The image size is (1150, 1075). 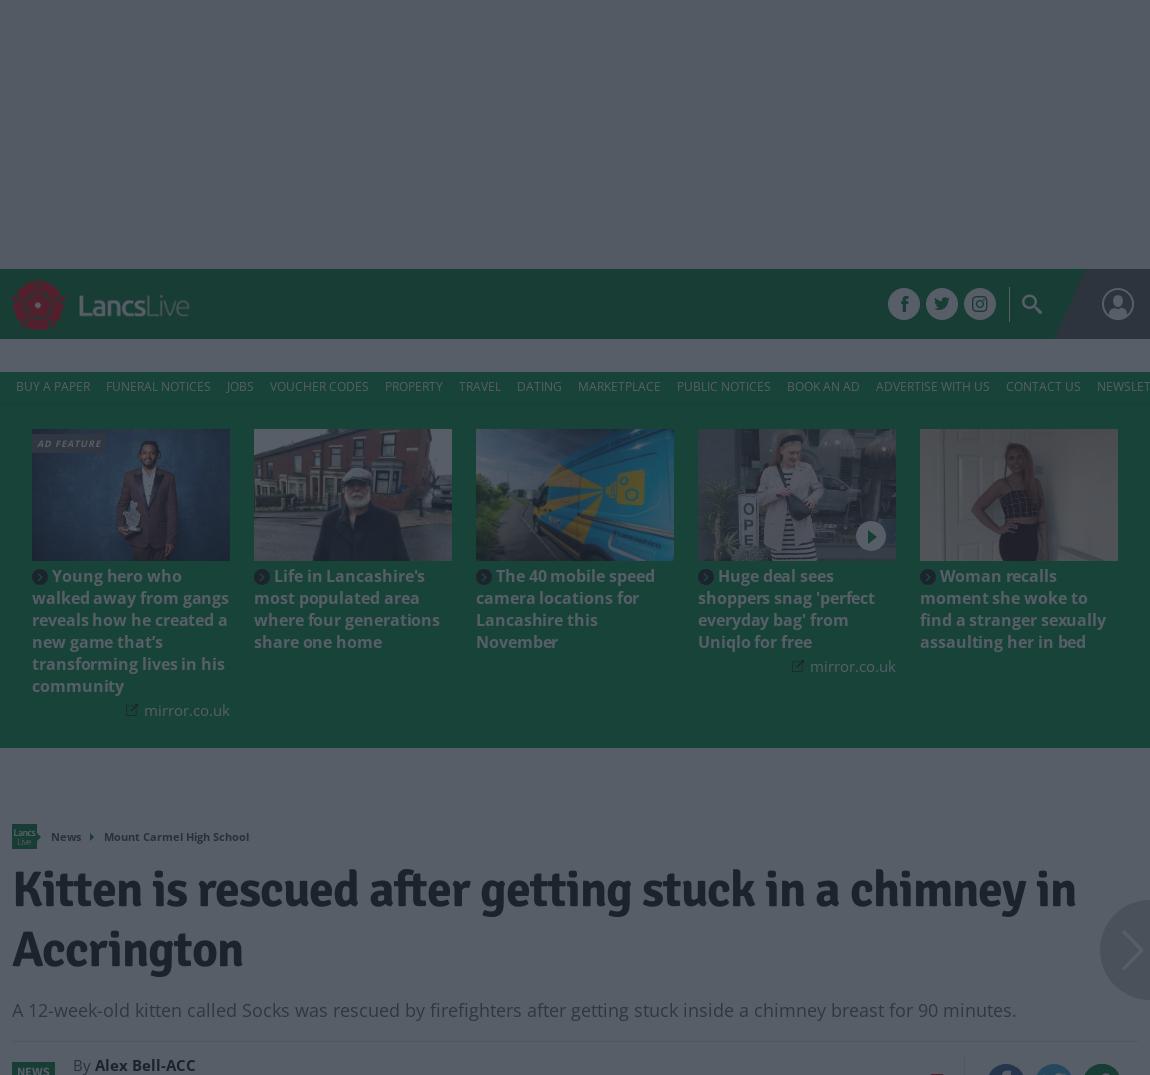 What do you see at coordinates (175, 802) in the screenshot?
I see `'Mount Carmel High School'` at bounding box center [175, 802].